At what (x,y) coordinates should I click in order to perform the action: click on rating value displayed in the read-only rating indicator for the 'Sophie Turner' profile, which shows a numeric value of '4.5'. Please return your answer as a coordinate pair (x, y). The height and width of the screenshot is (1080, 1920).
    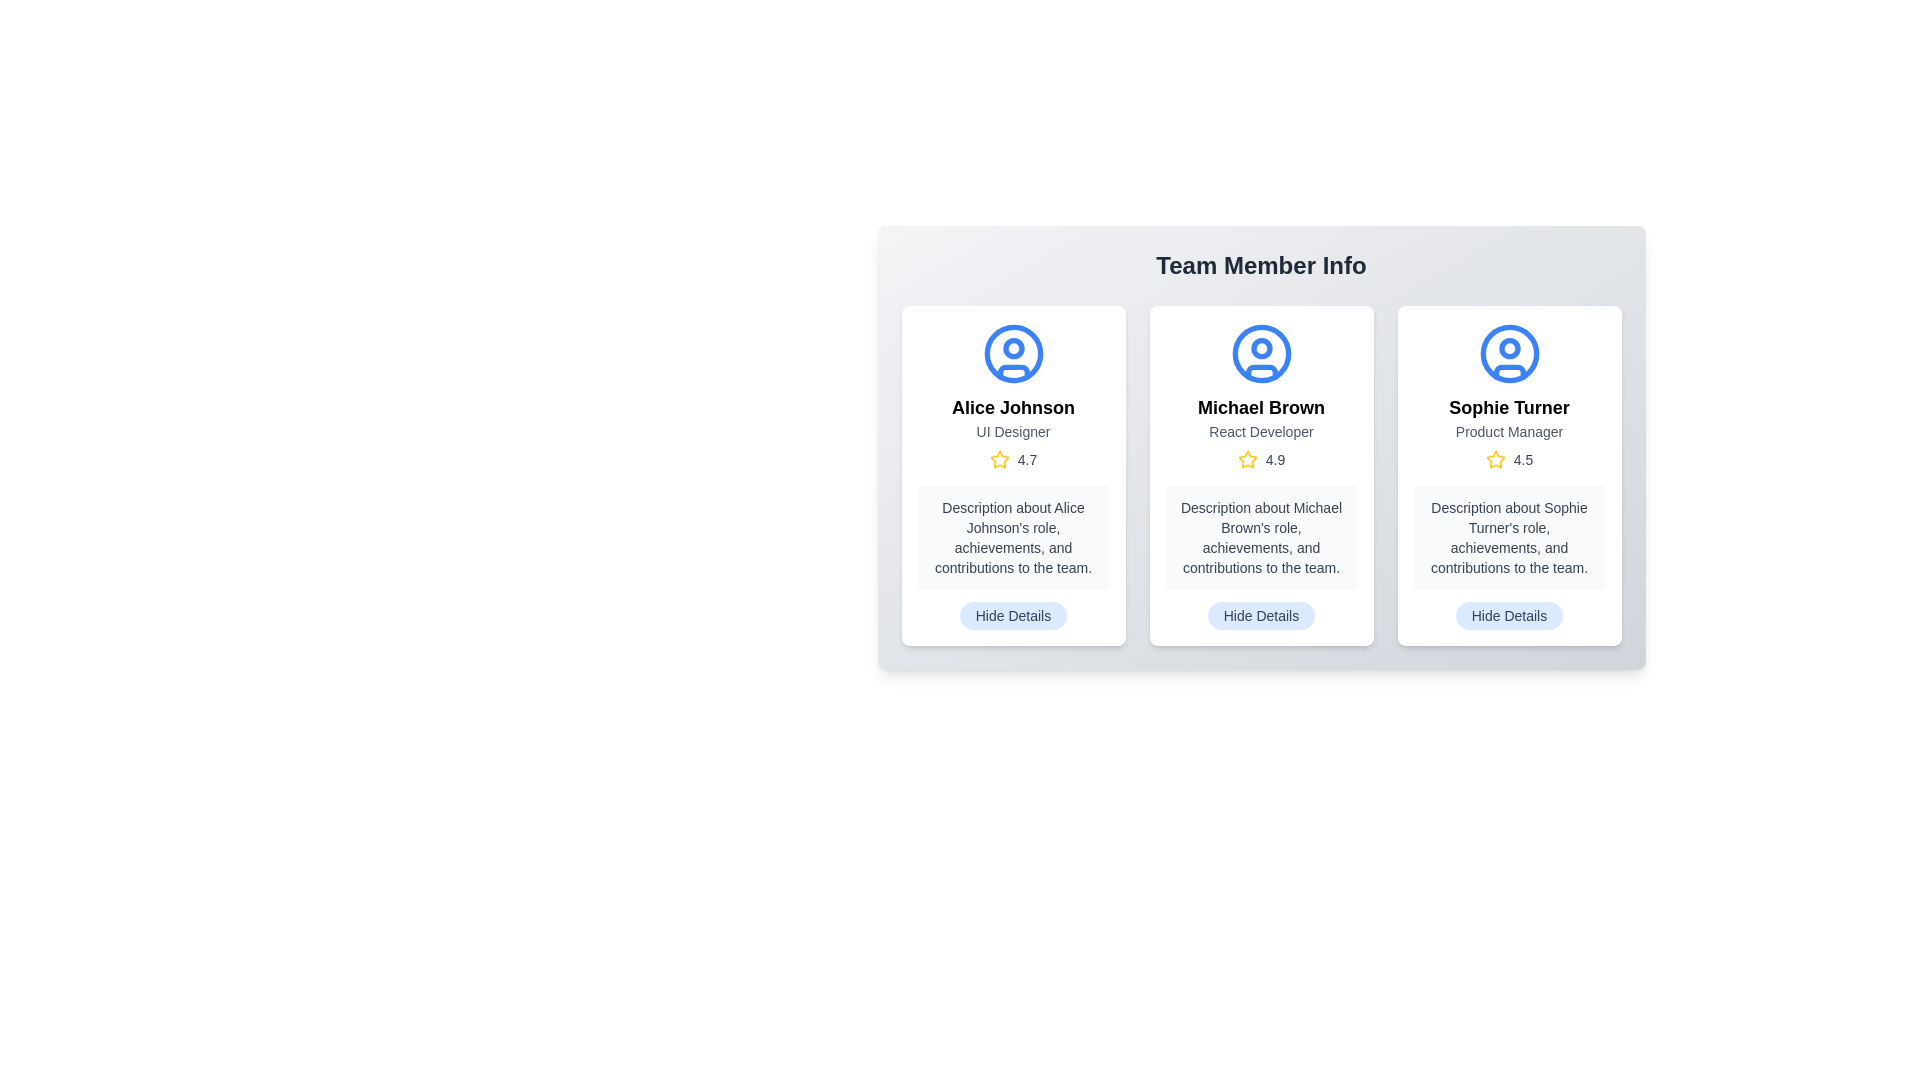
    Looking at the image, I should click on (1509, 459).